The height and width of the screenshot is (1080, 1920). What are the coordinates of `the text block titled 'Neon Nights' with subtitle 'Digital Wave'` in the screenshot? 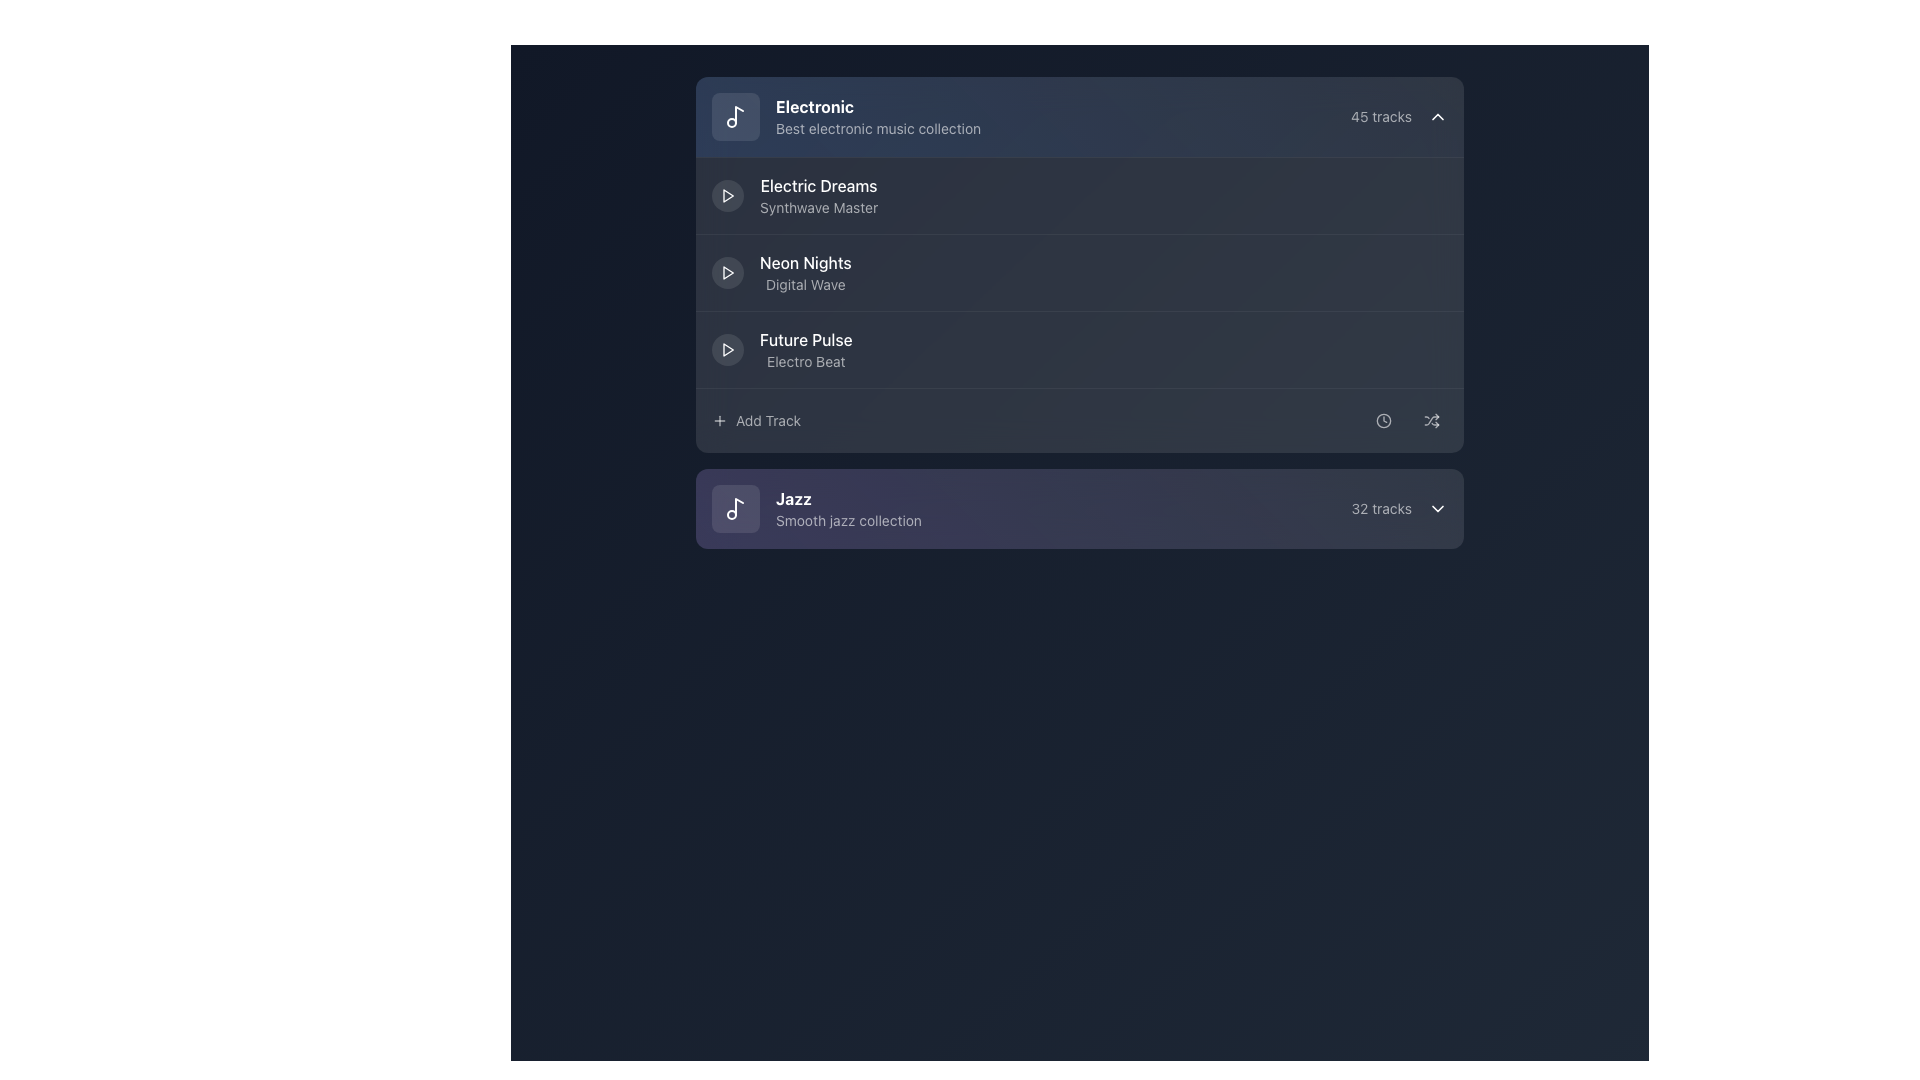 It's located at (805, 273).